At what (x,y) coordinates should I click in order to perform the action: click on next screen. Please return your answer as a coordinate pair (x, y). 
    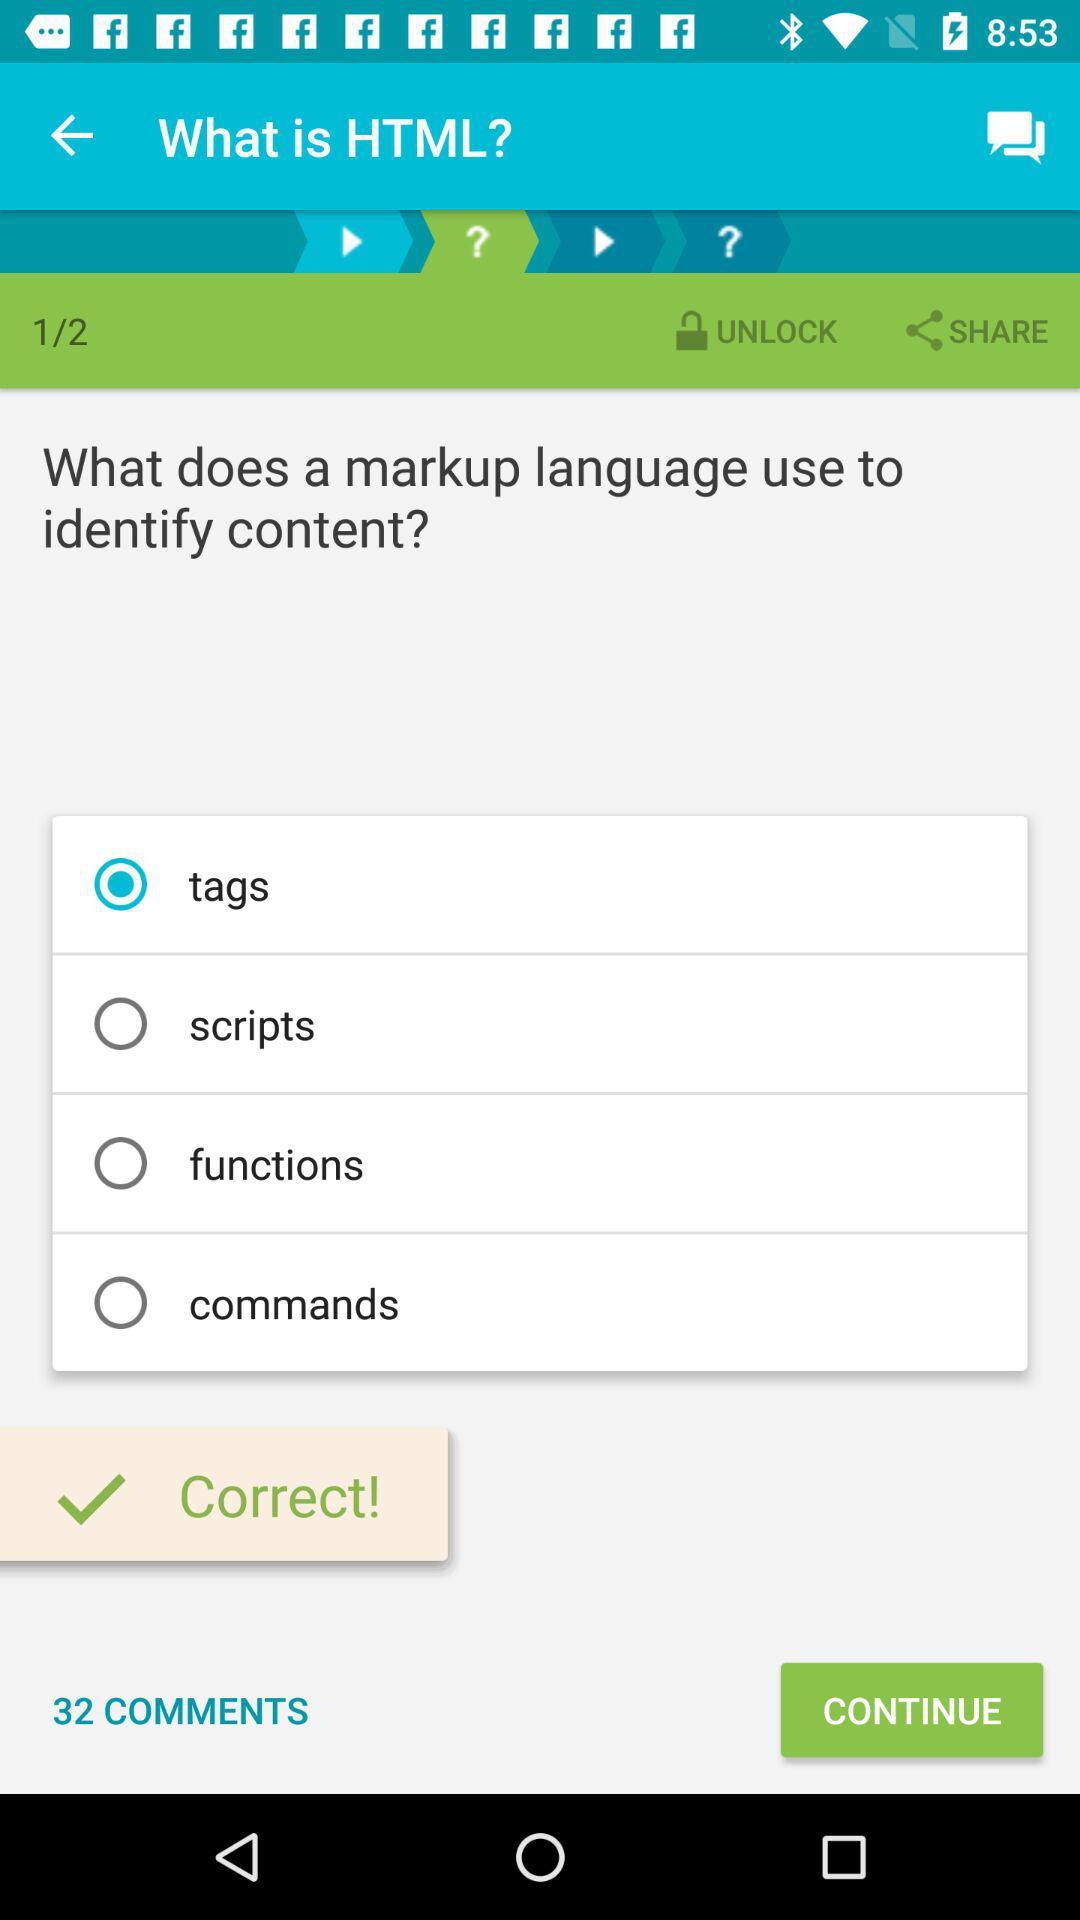
    Looking at the image, I should click on (601, 240).